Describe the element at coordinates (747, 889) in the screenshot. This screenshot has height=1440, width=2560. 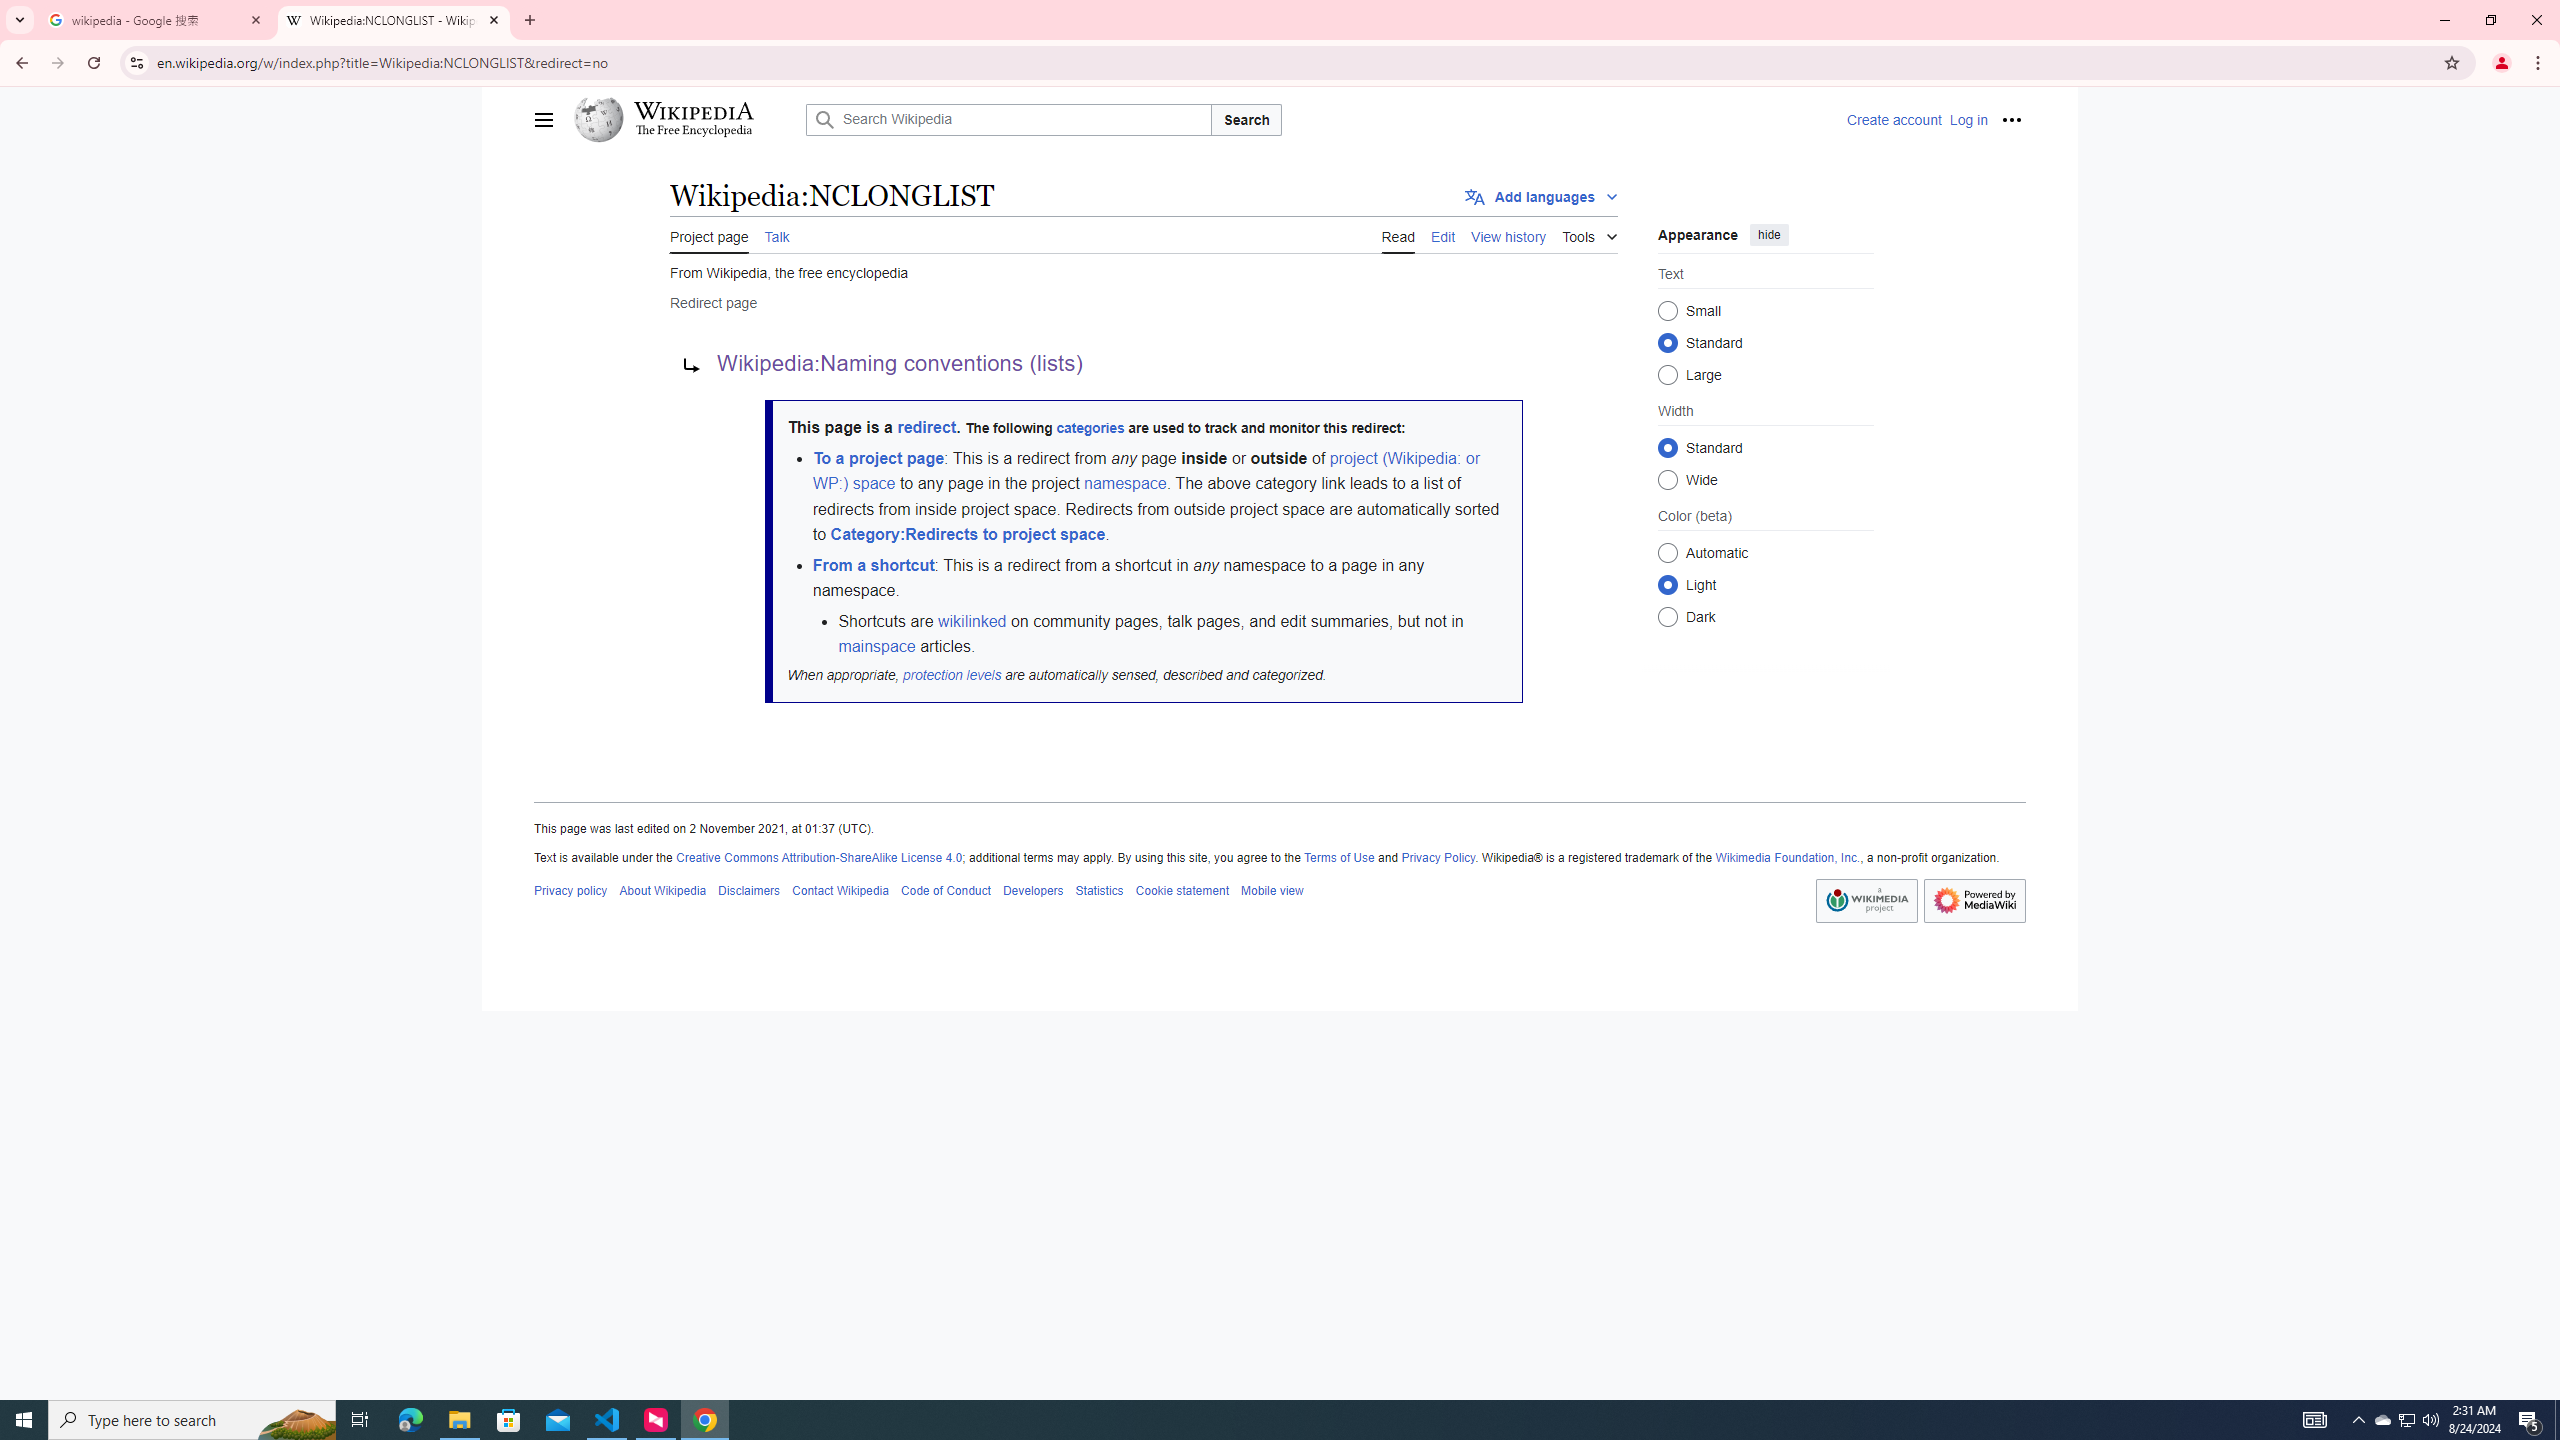
I see `'AutomationID: footer-places-disclaimers'` at that location.